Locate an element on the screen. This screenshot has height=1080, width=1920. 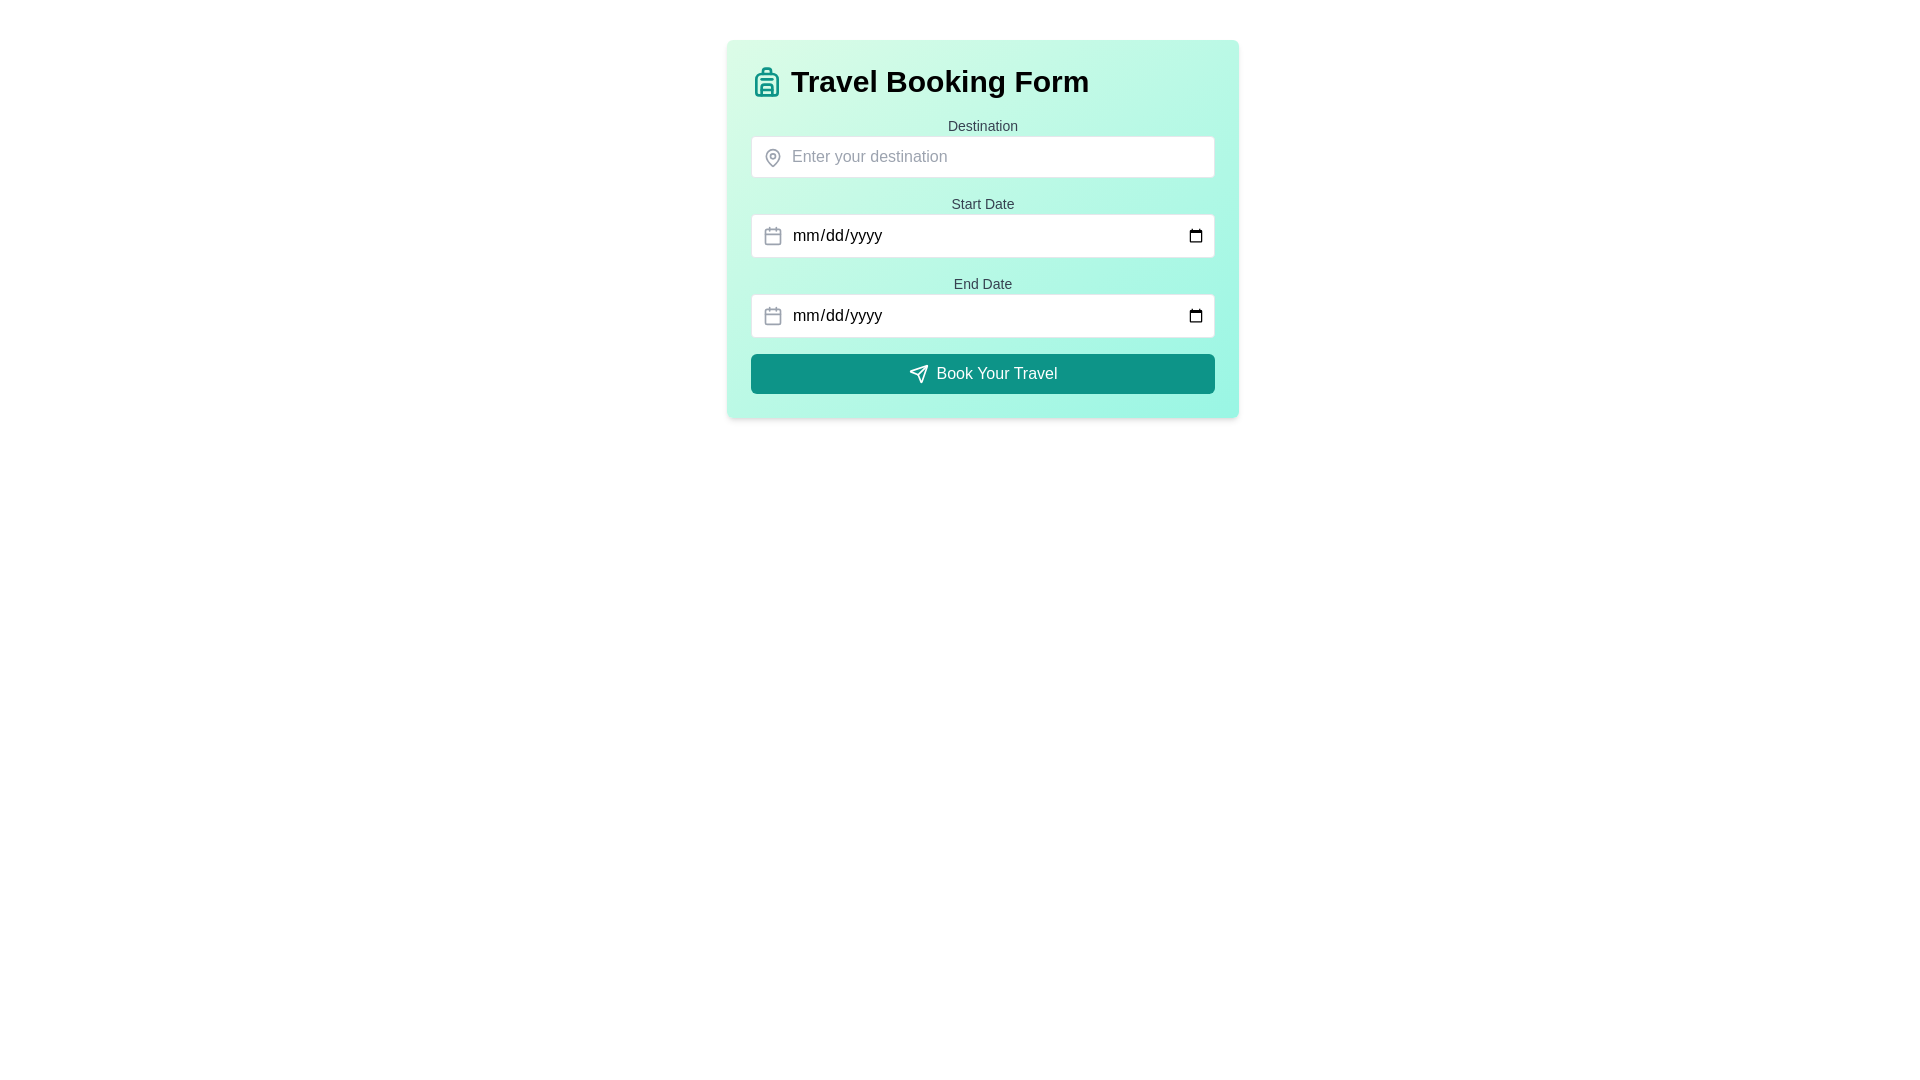
the wide, teal-colored button with rounded corners and the text 'Book Your Travel' is located at coordinates (983, 374).